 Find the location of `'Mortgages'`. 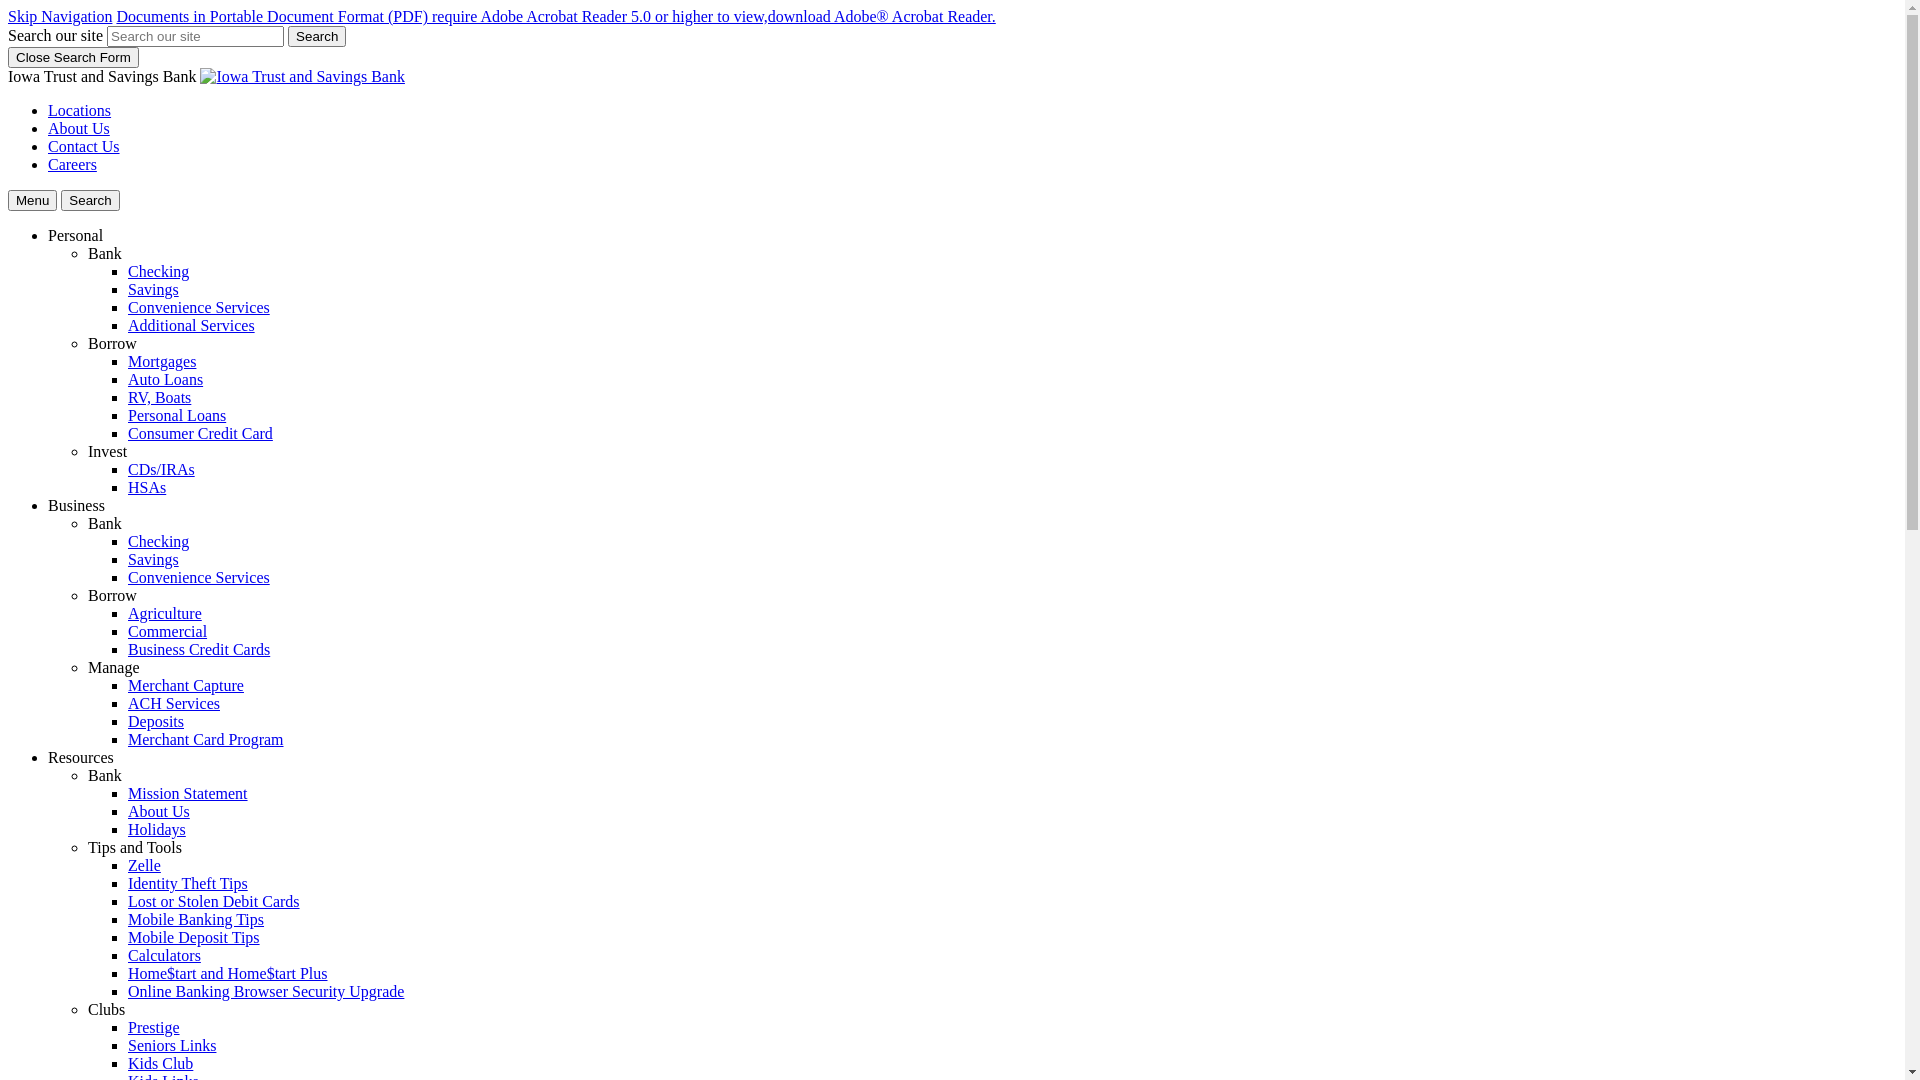

'Mortgages' is located at coordinates (162, 361).